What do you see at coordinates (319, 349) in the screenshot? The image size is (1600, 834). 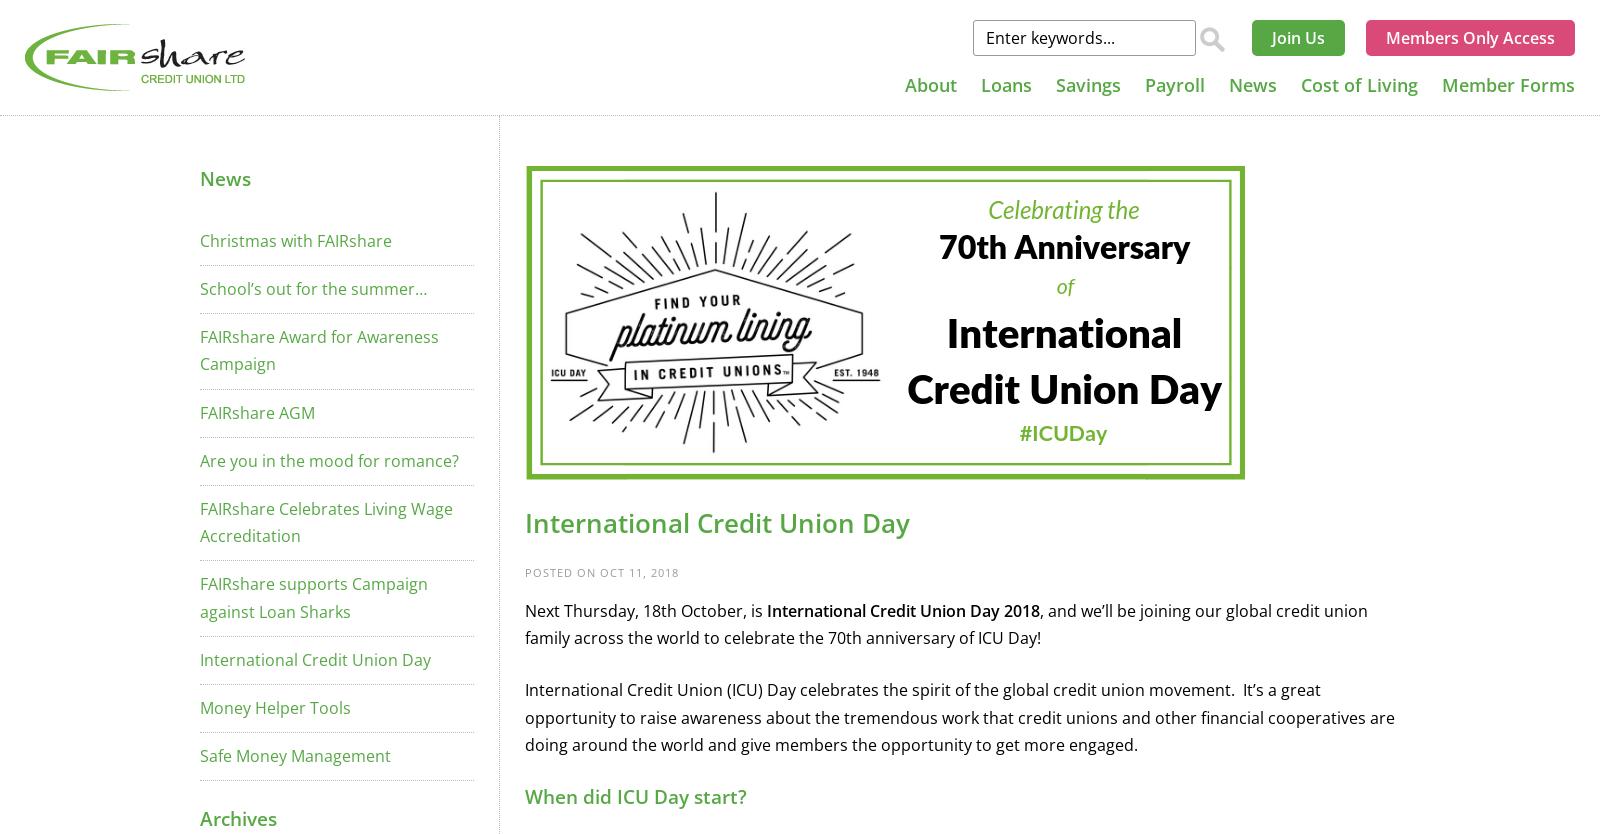 I see `'FAIRshare Award for Awareness Campaign'` at bounding box center [319, 349].